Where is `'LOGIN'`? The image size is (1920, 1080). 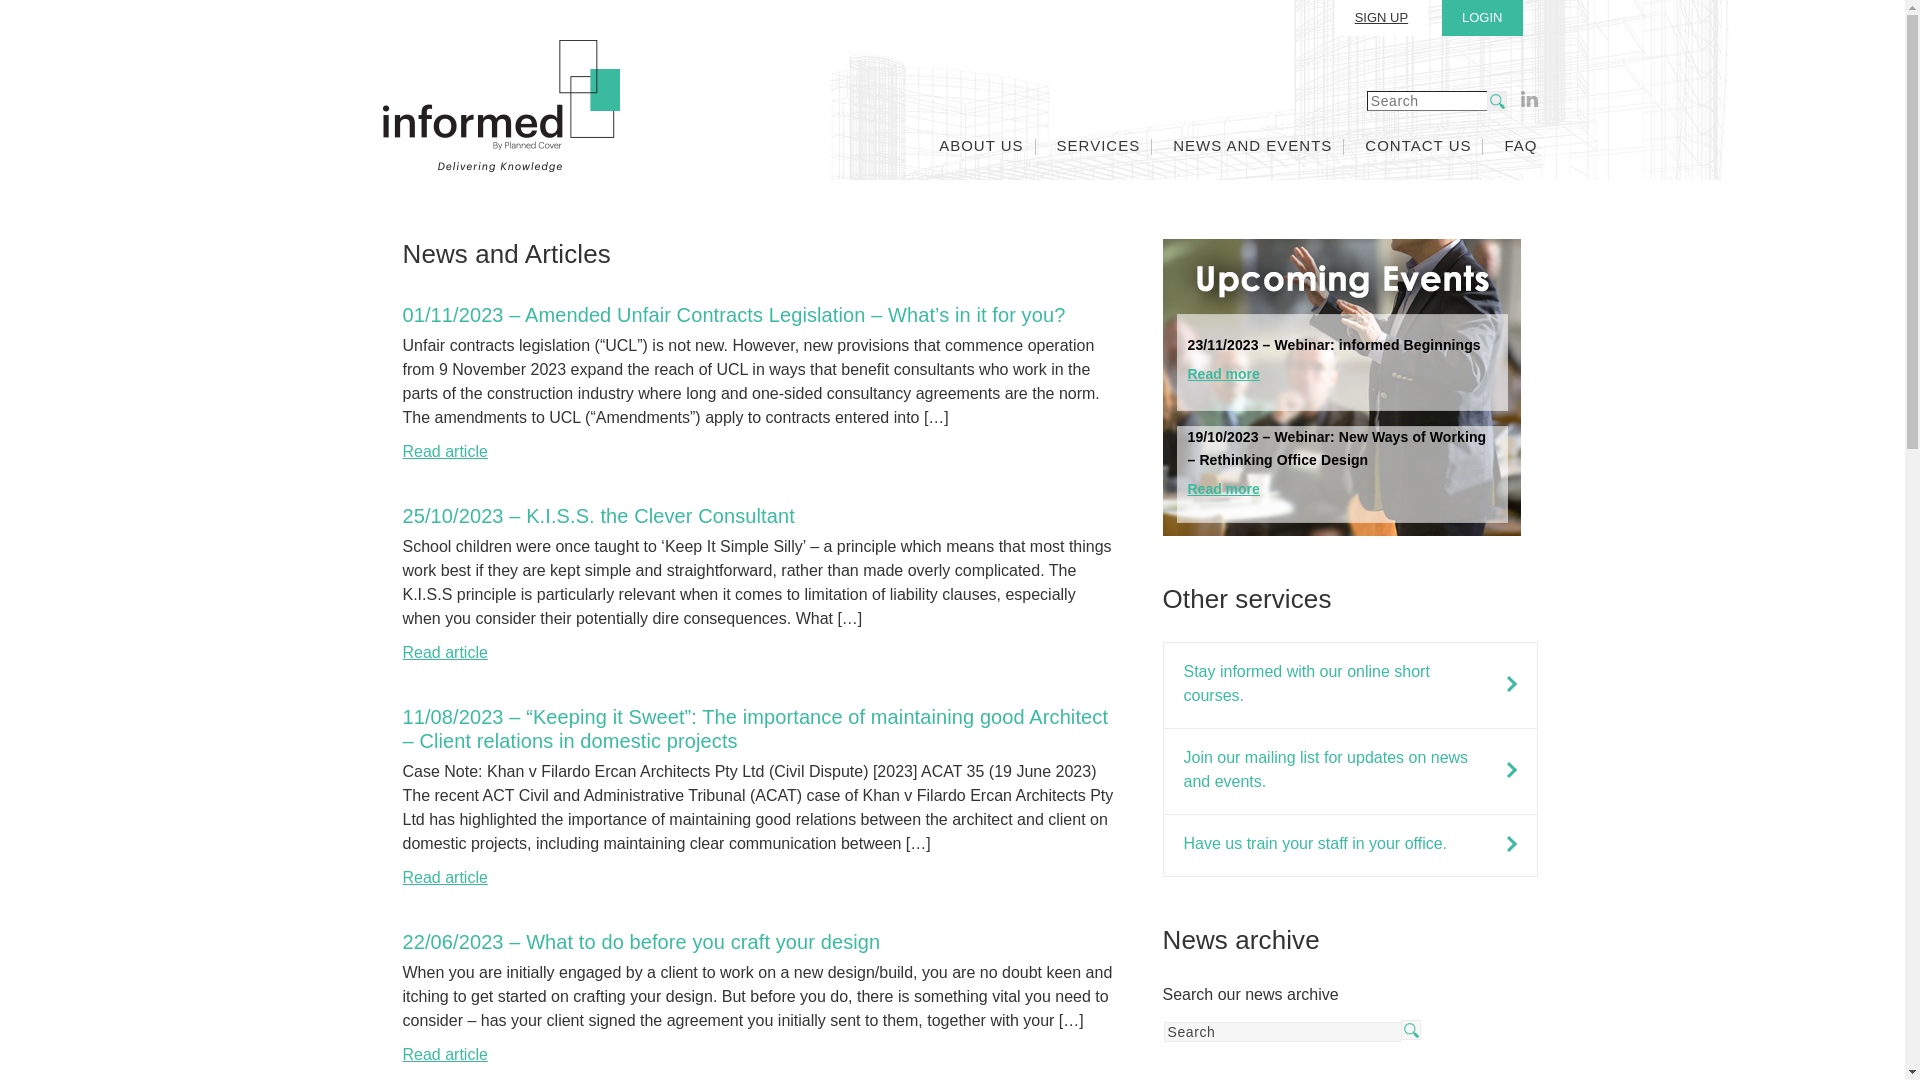 'LOGIN' is located at coordinates (1482, 18).